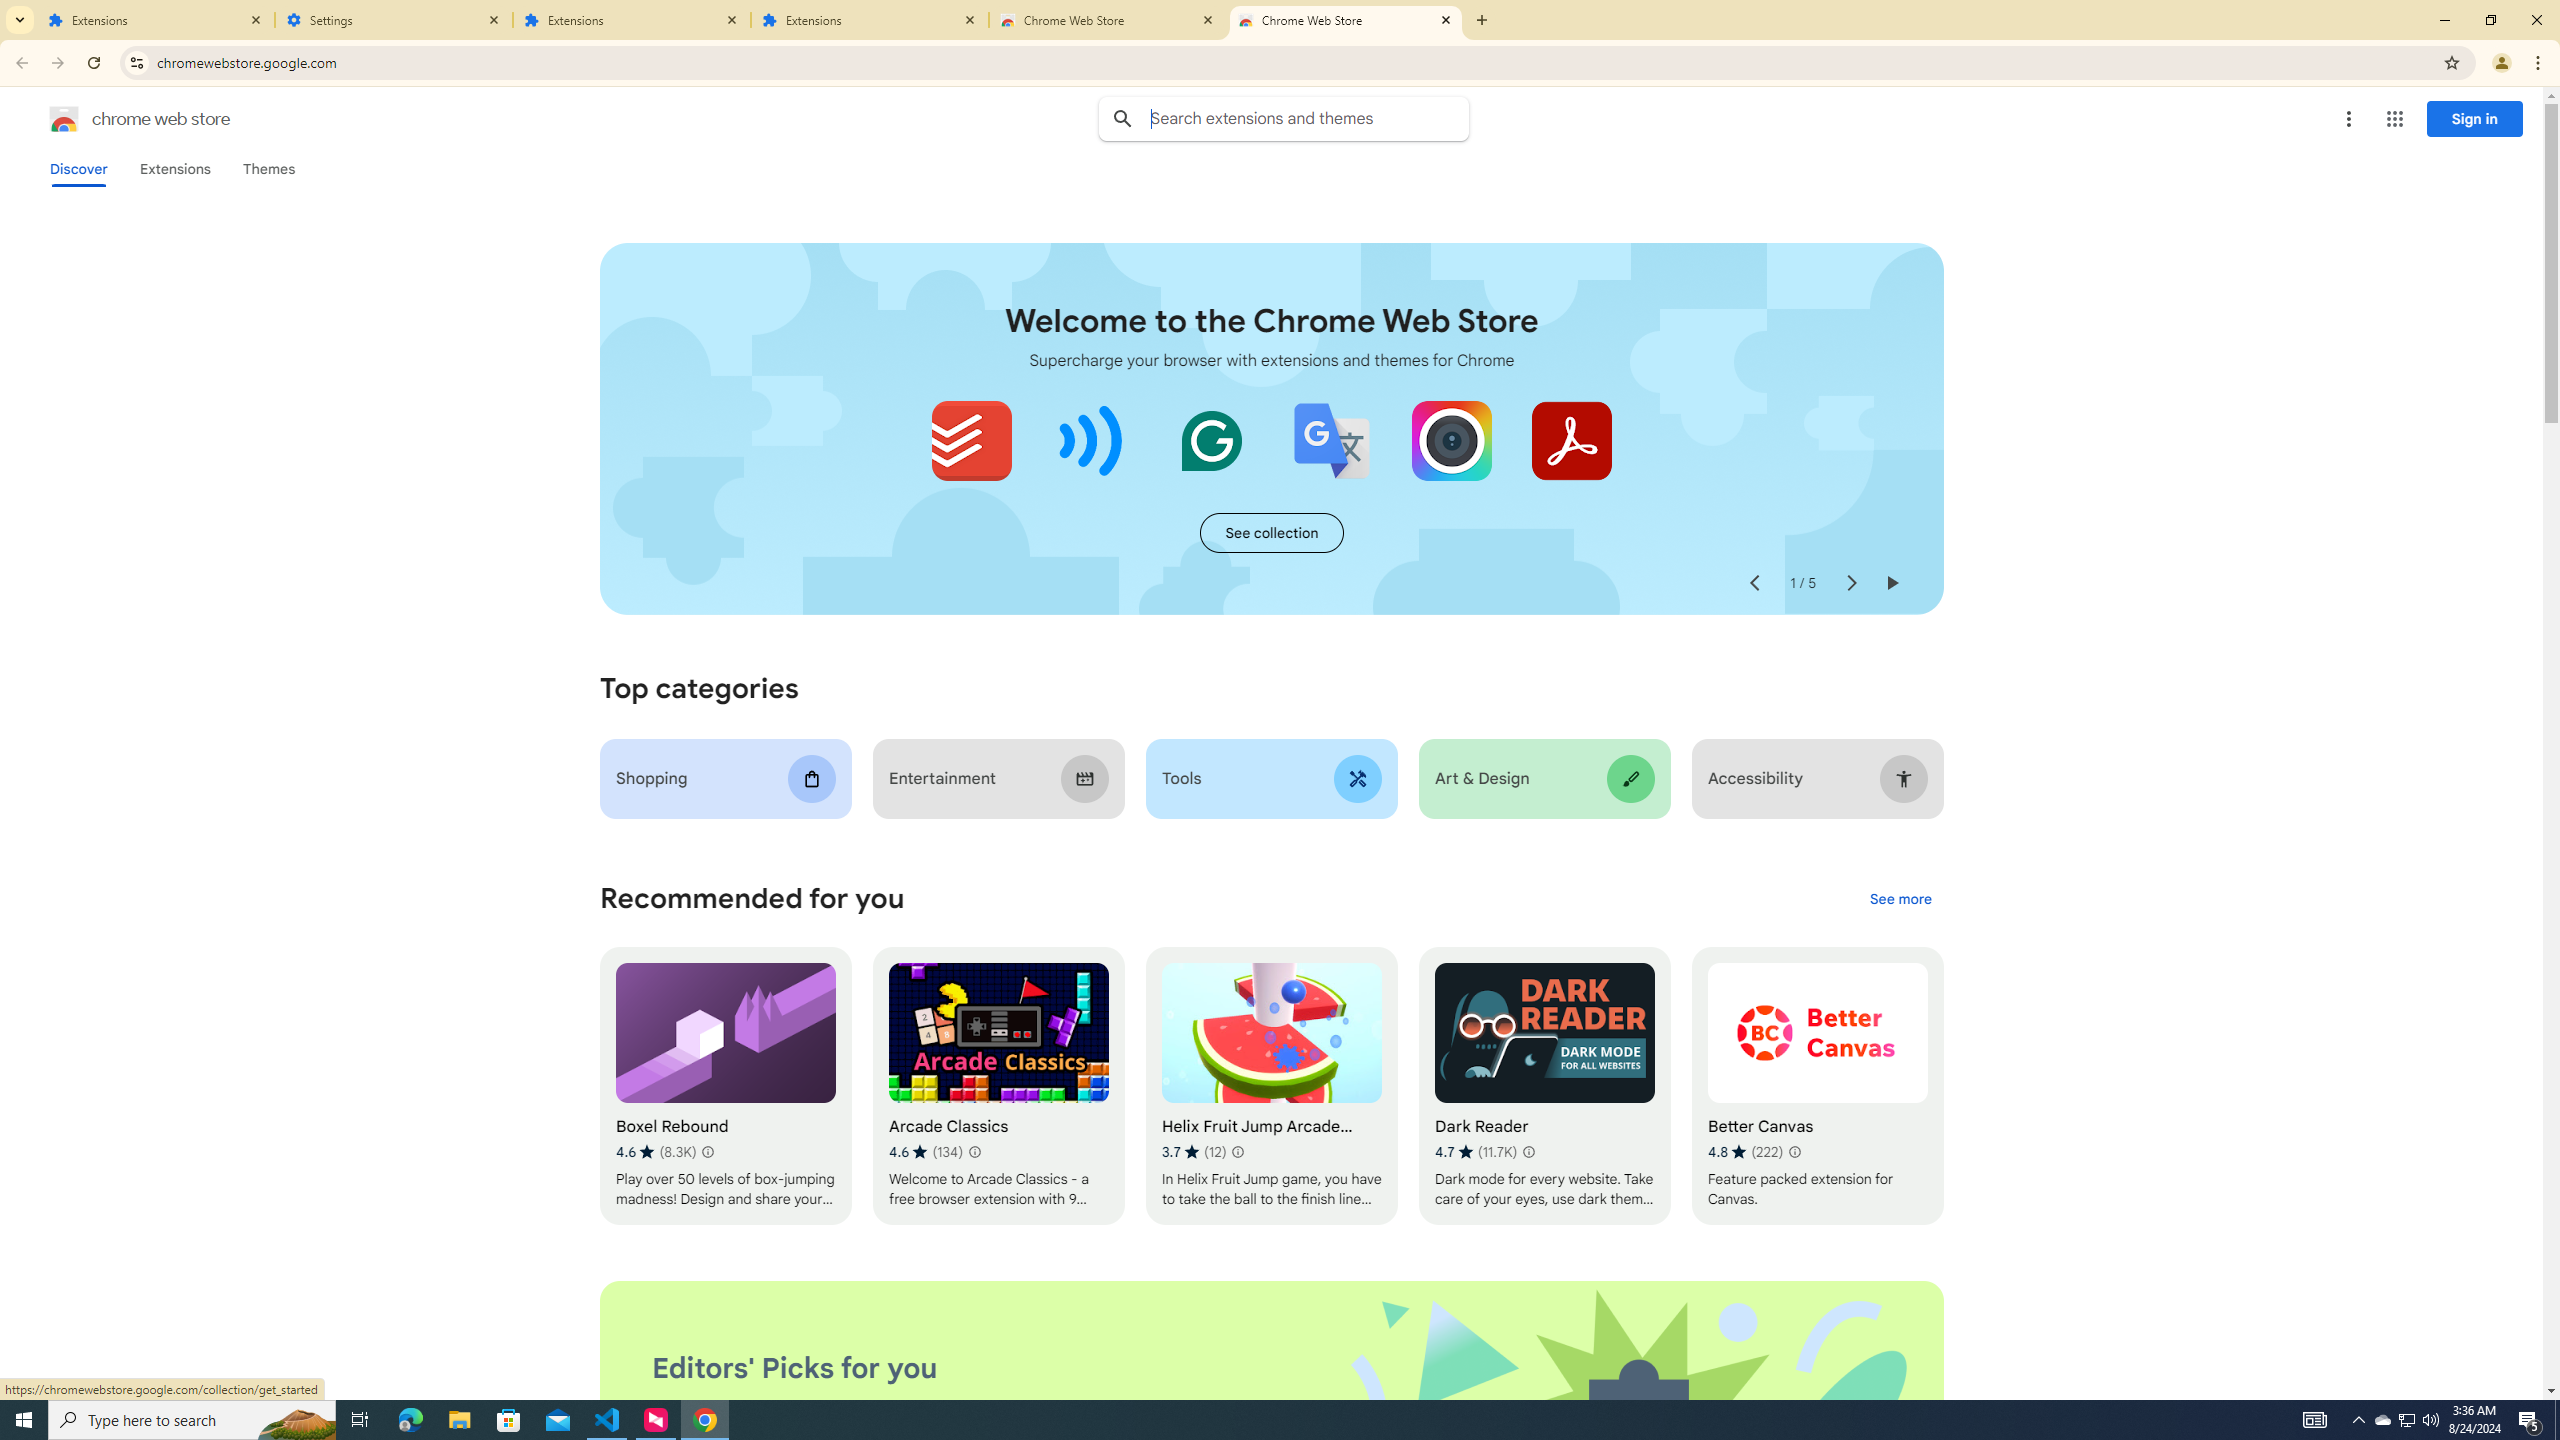 Image resolution: width=2560 pixels, height=1440 pixels. I want to click on 'Adobe Acrobat: PDF edit, convert, sign tools', so click(1569, 440).